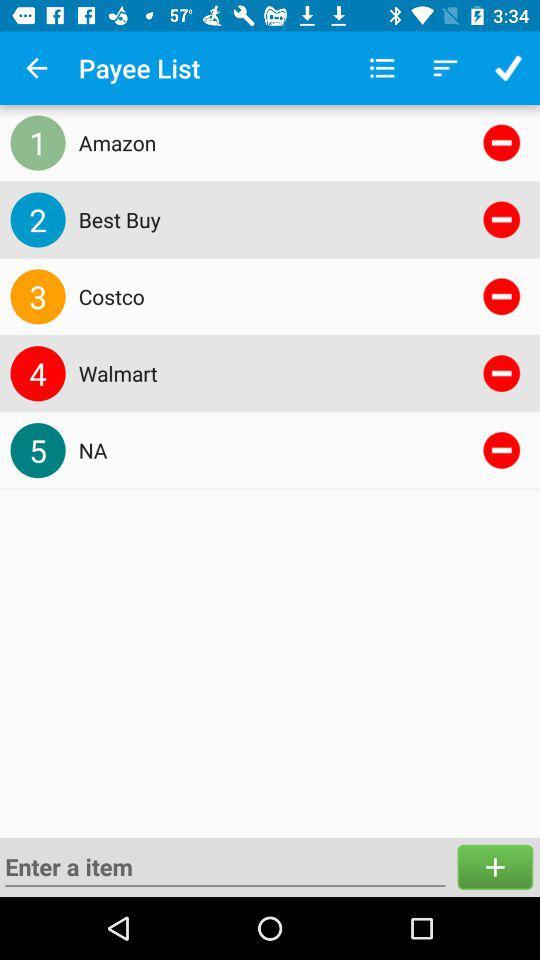 Image resolution: width=540 pixels, height=960 pixels. What do you see at coordinates (224, 866) in the screenshot?
I see `the icon below 5 item` at bounding box center [224, 866].